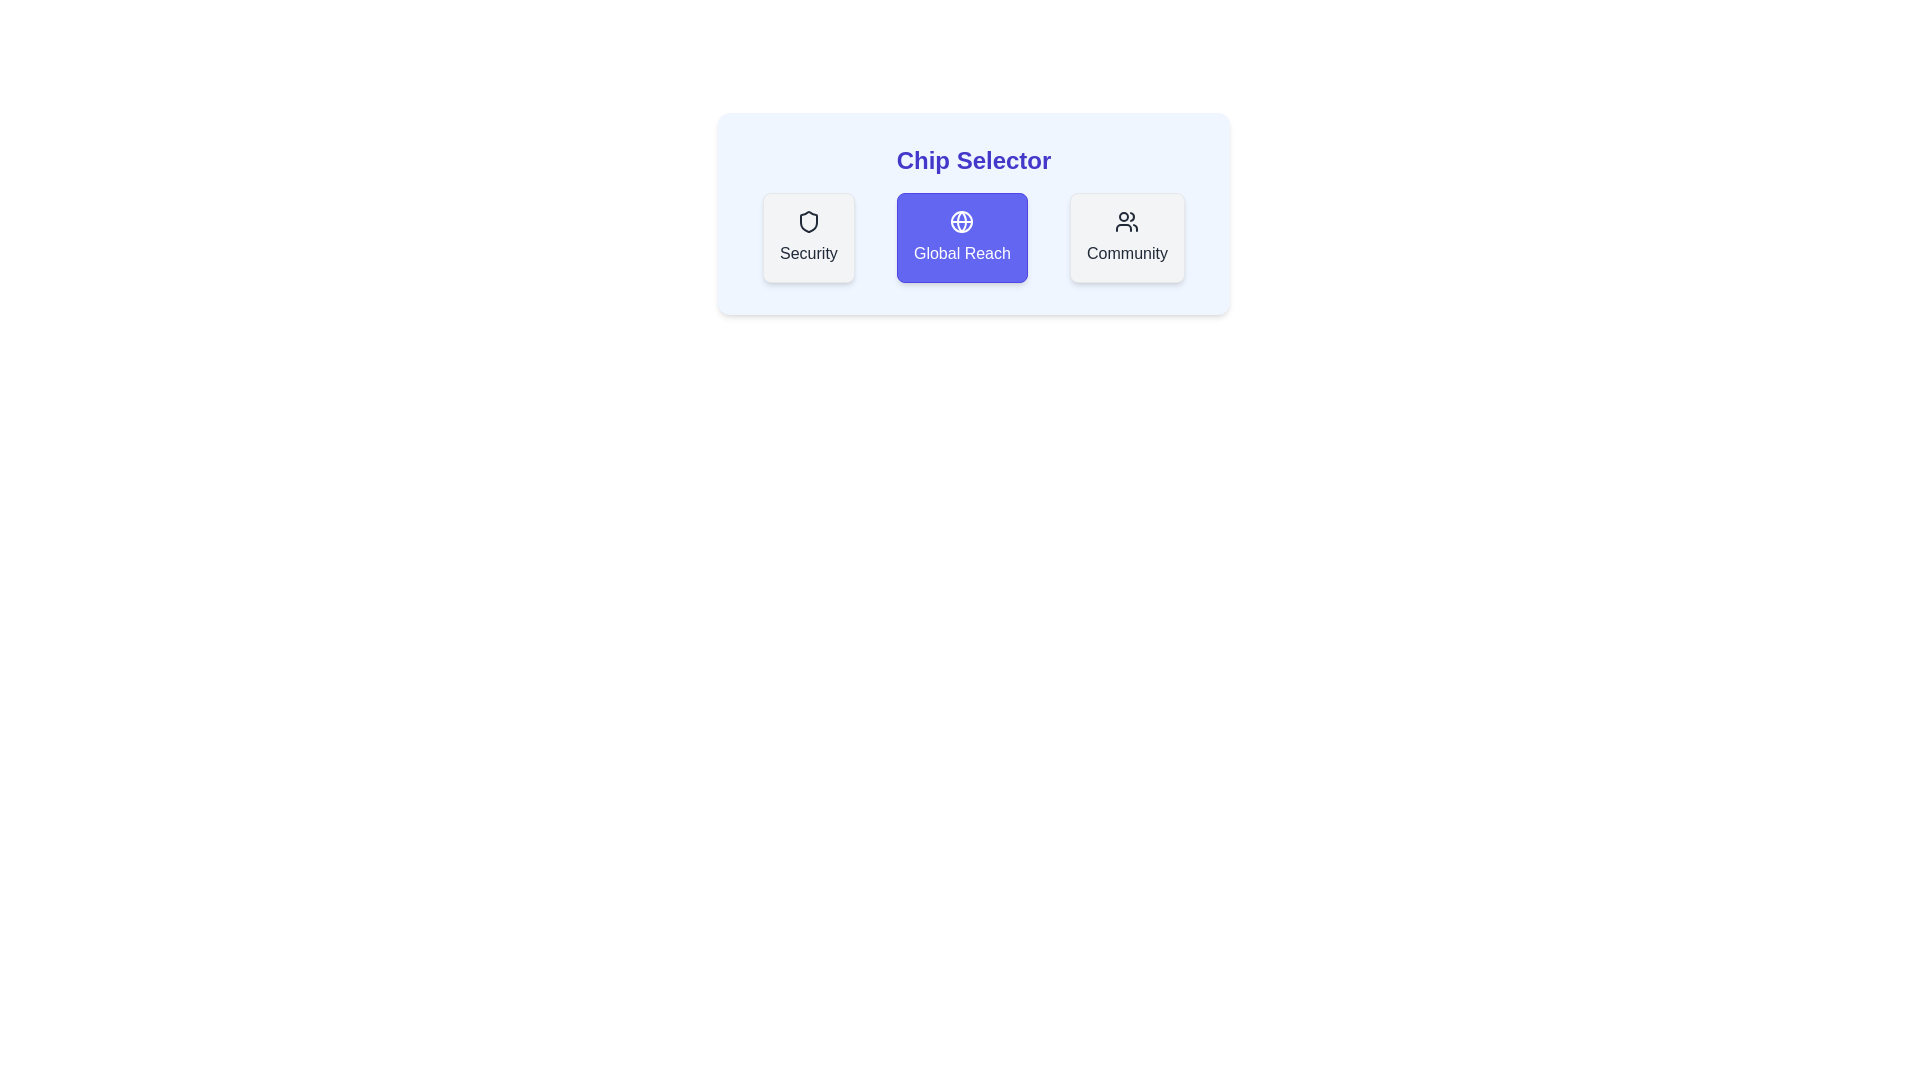 The width and height of the screenshot is (1920, 1080). I want to click on the chip labeled Global Reach, so click(962, 237).